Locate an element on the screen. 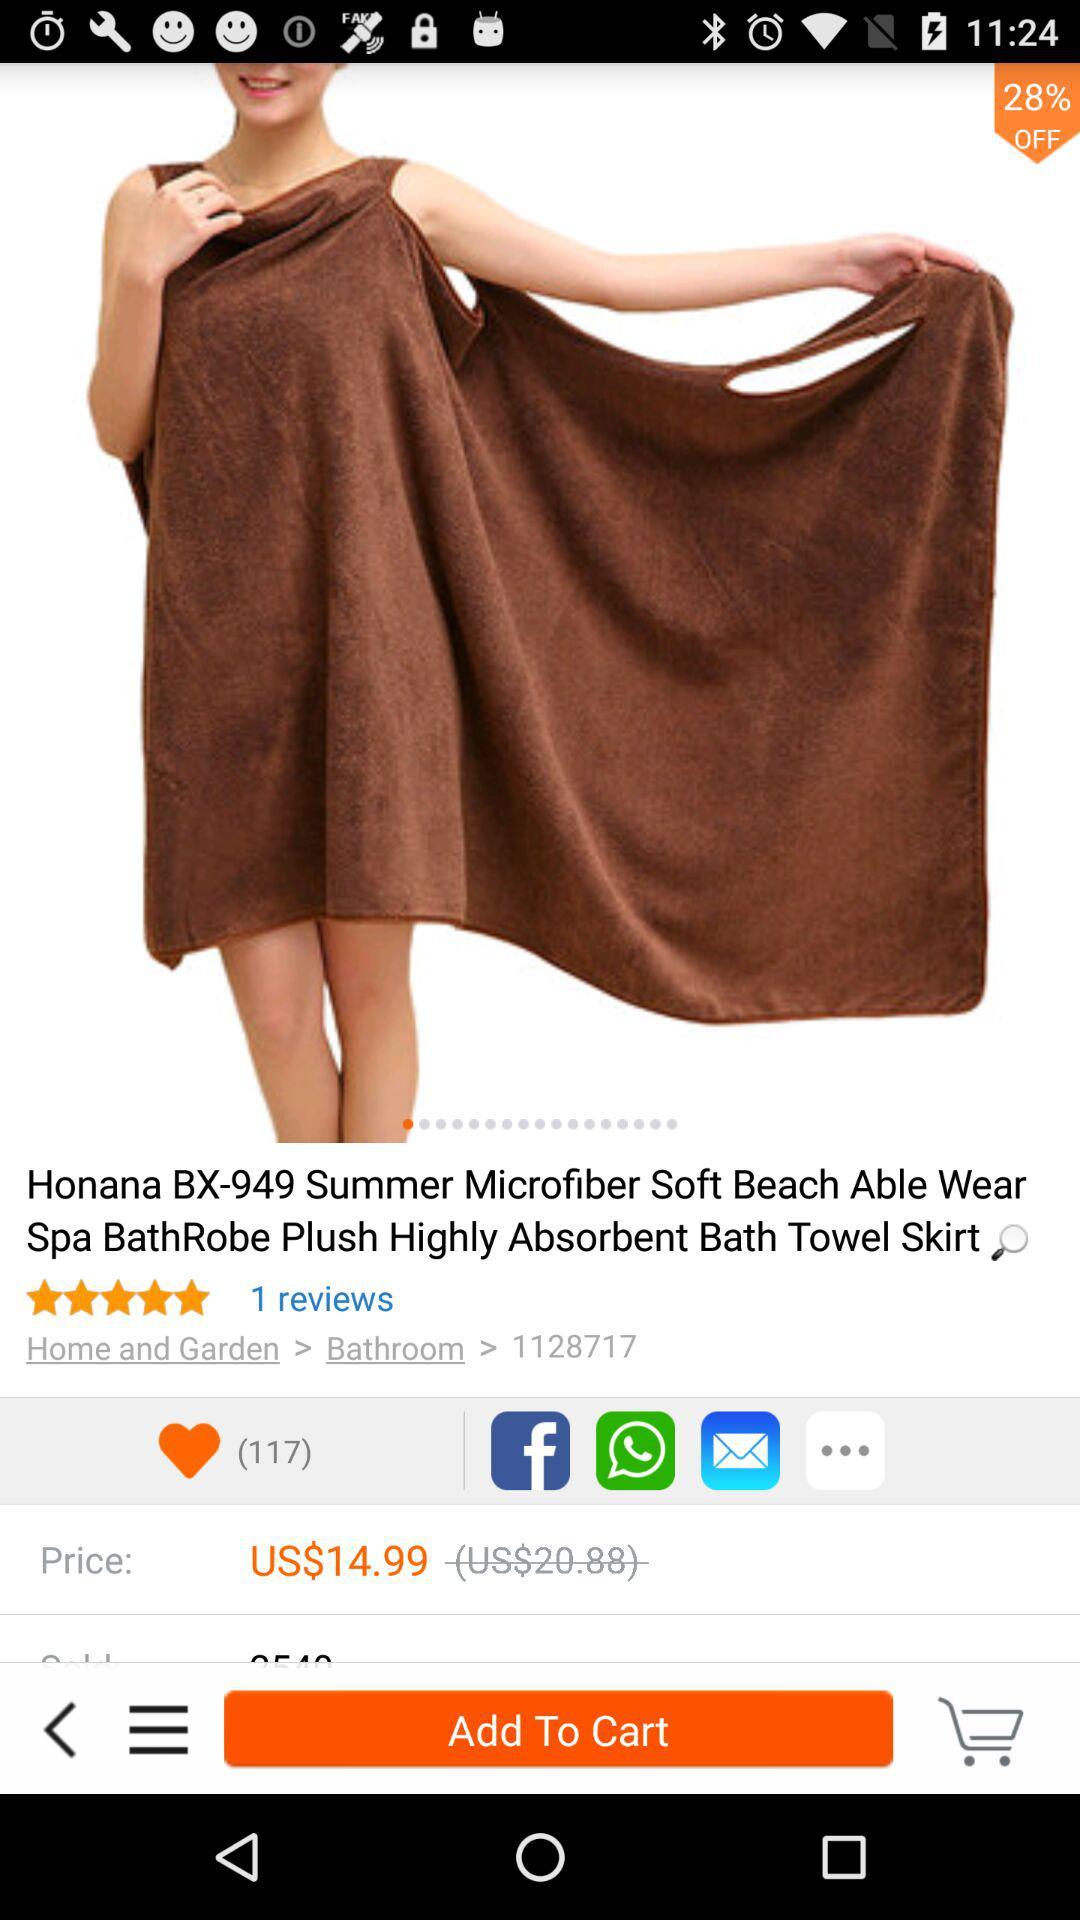 The height and width of the screenshot is (1920, 1080). icon above > app is located at coordinates (321, 1297).